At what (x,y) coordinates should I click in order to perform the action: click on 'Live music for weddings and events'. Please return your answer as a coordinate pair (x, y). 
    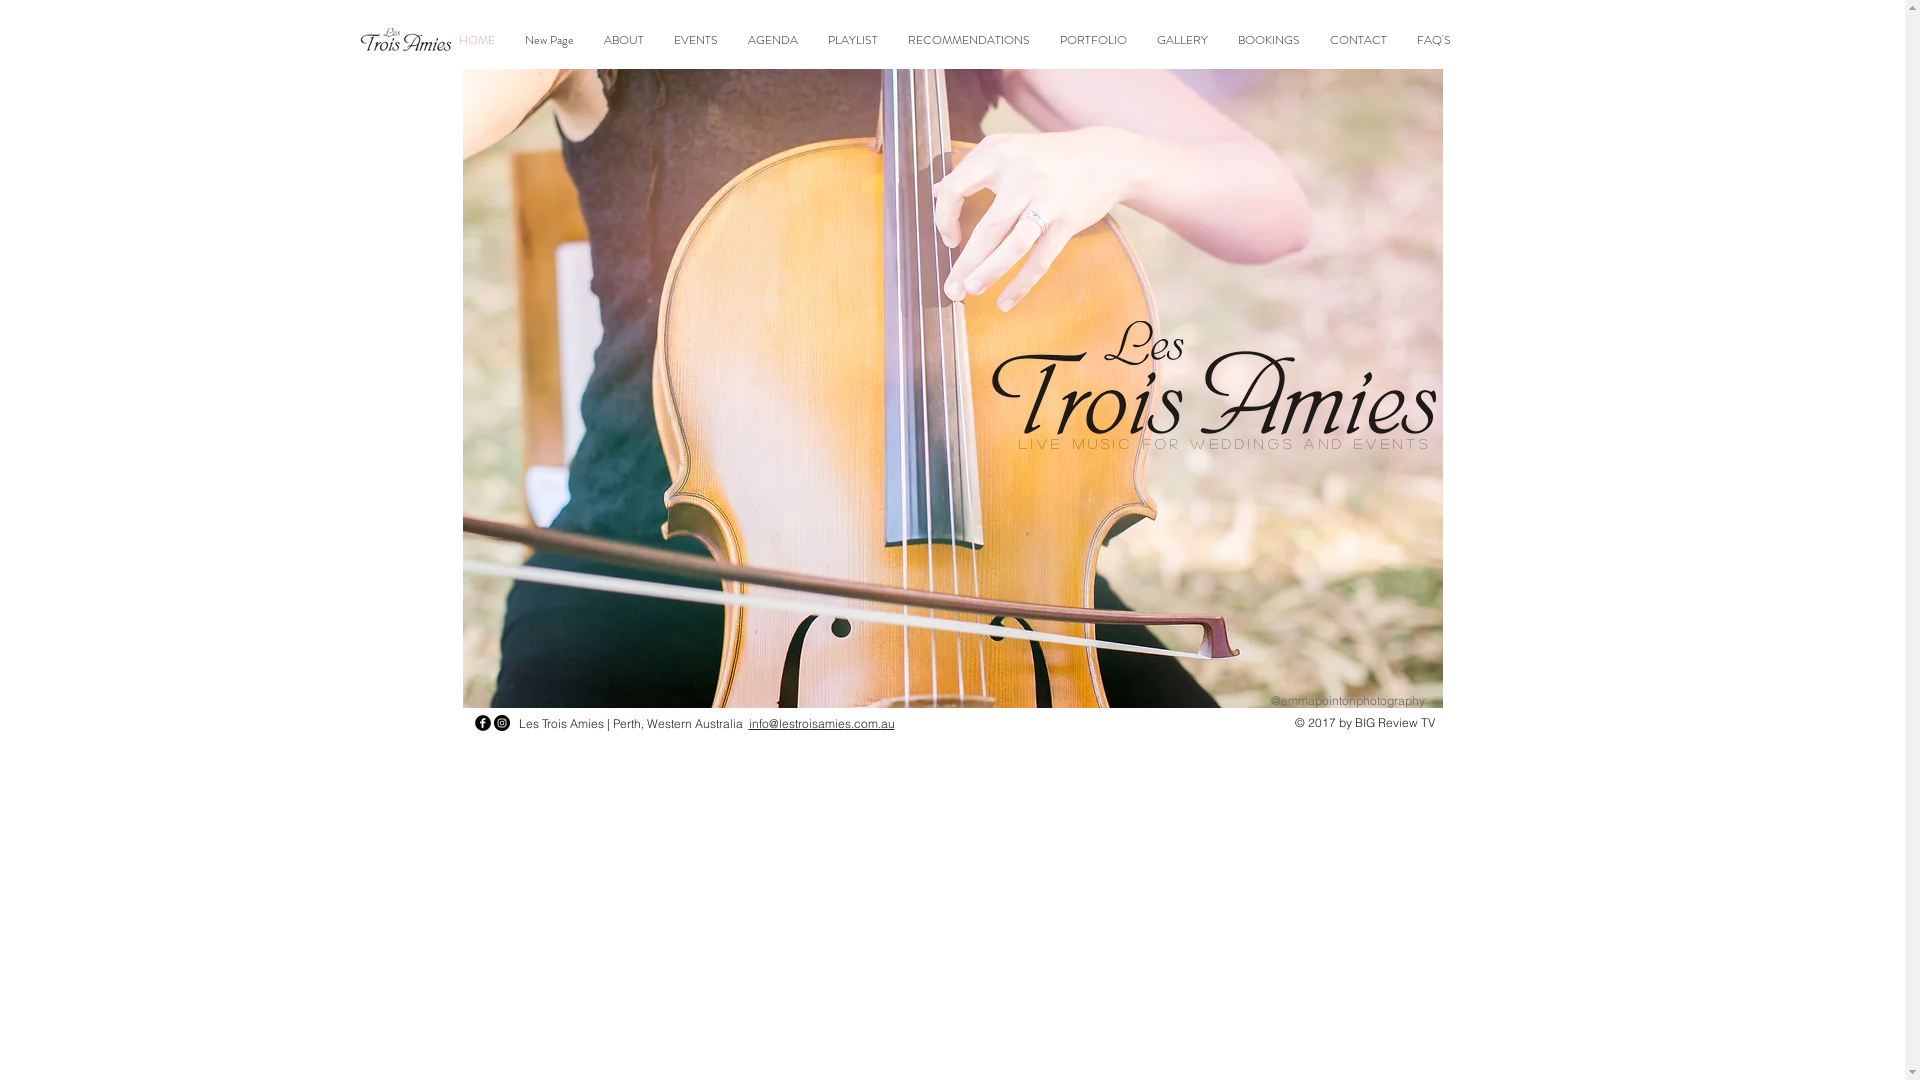
    Looking at the image, I should click on (1017, 442).